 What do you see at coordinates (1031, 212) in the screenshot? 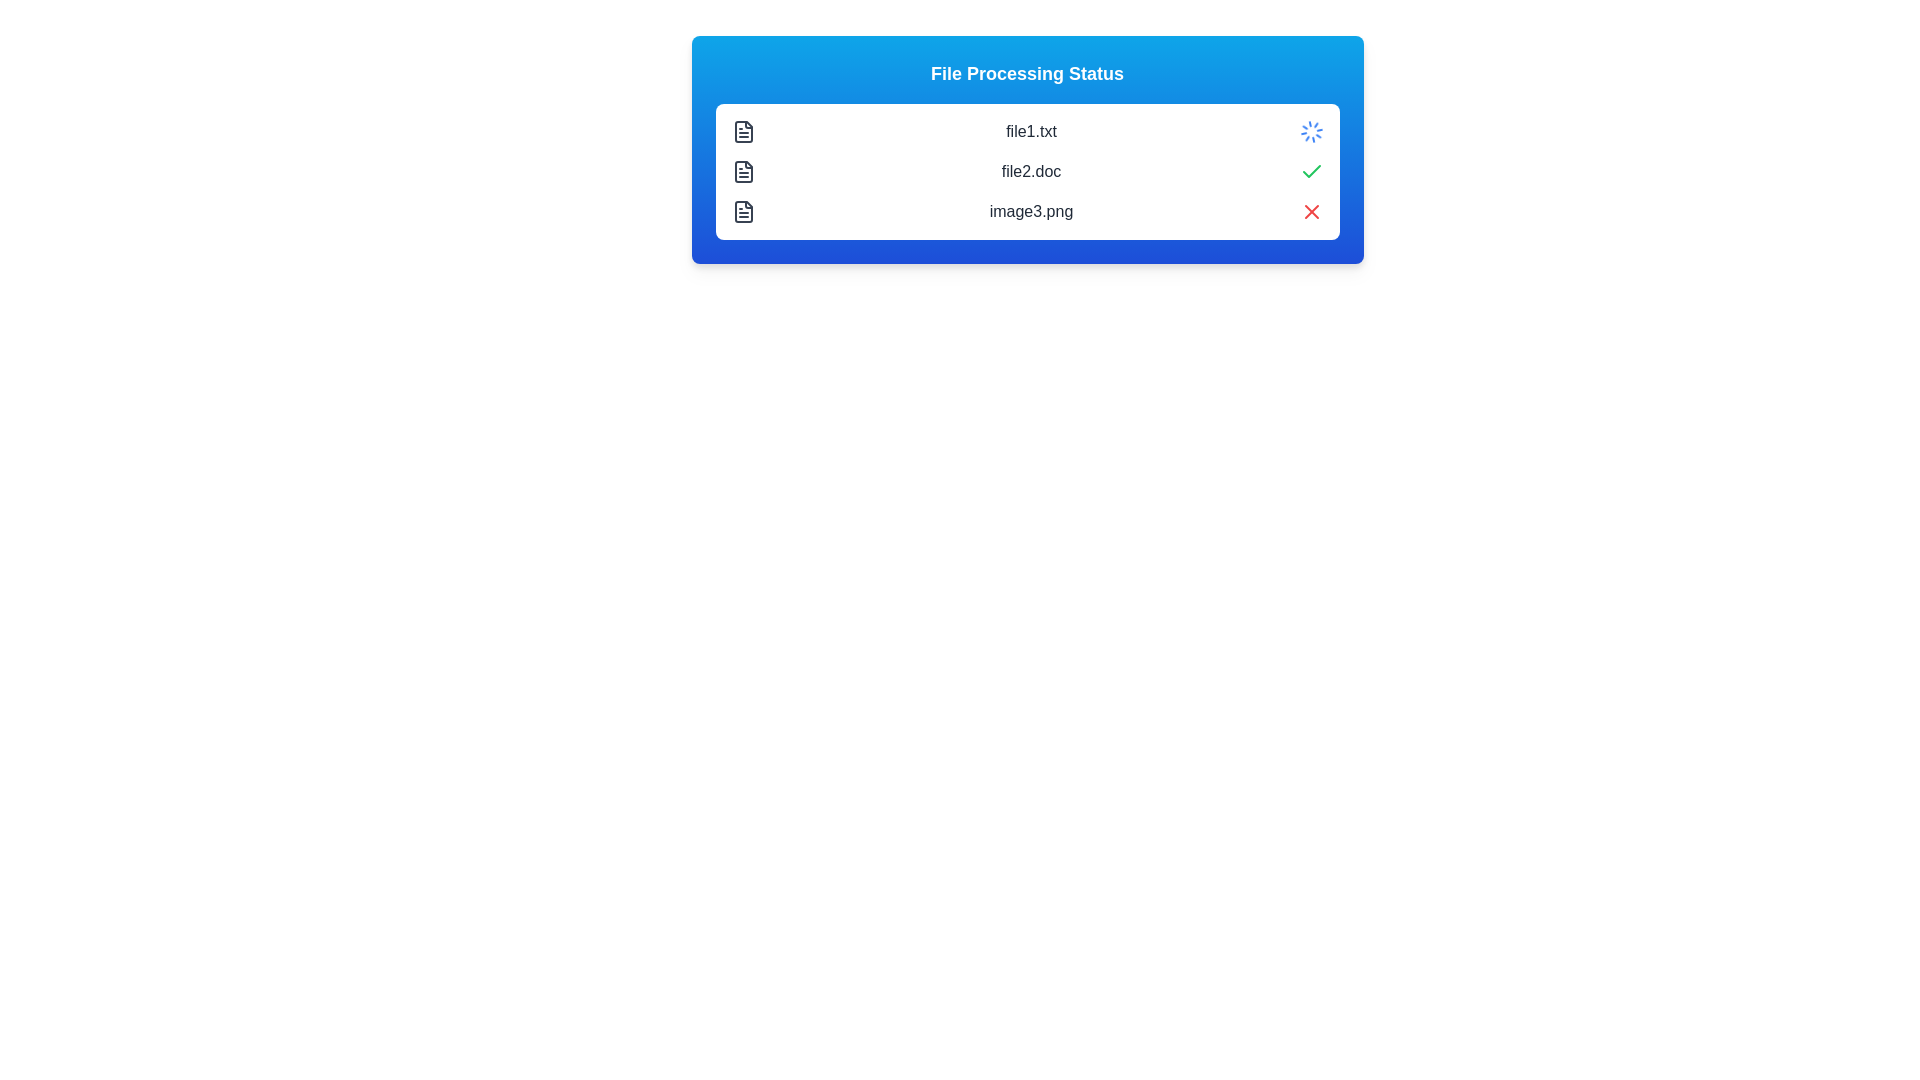
I see `the static text label that provides the name of the file, located between an icon on the left and a red-colored 'X' icon on the right` at bounding box center [1031, 212].